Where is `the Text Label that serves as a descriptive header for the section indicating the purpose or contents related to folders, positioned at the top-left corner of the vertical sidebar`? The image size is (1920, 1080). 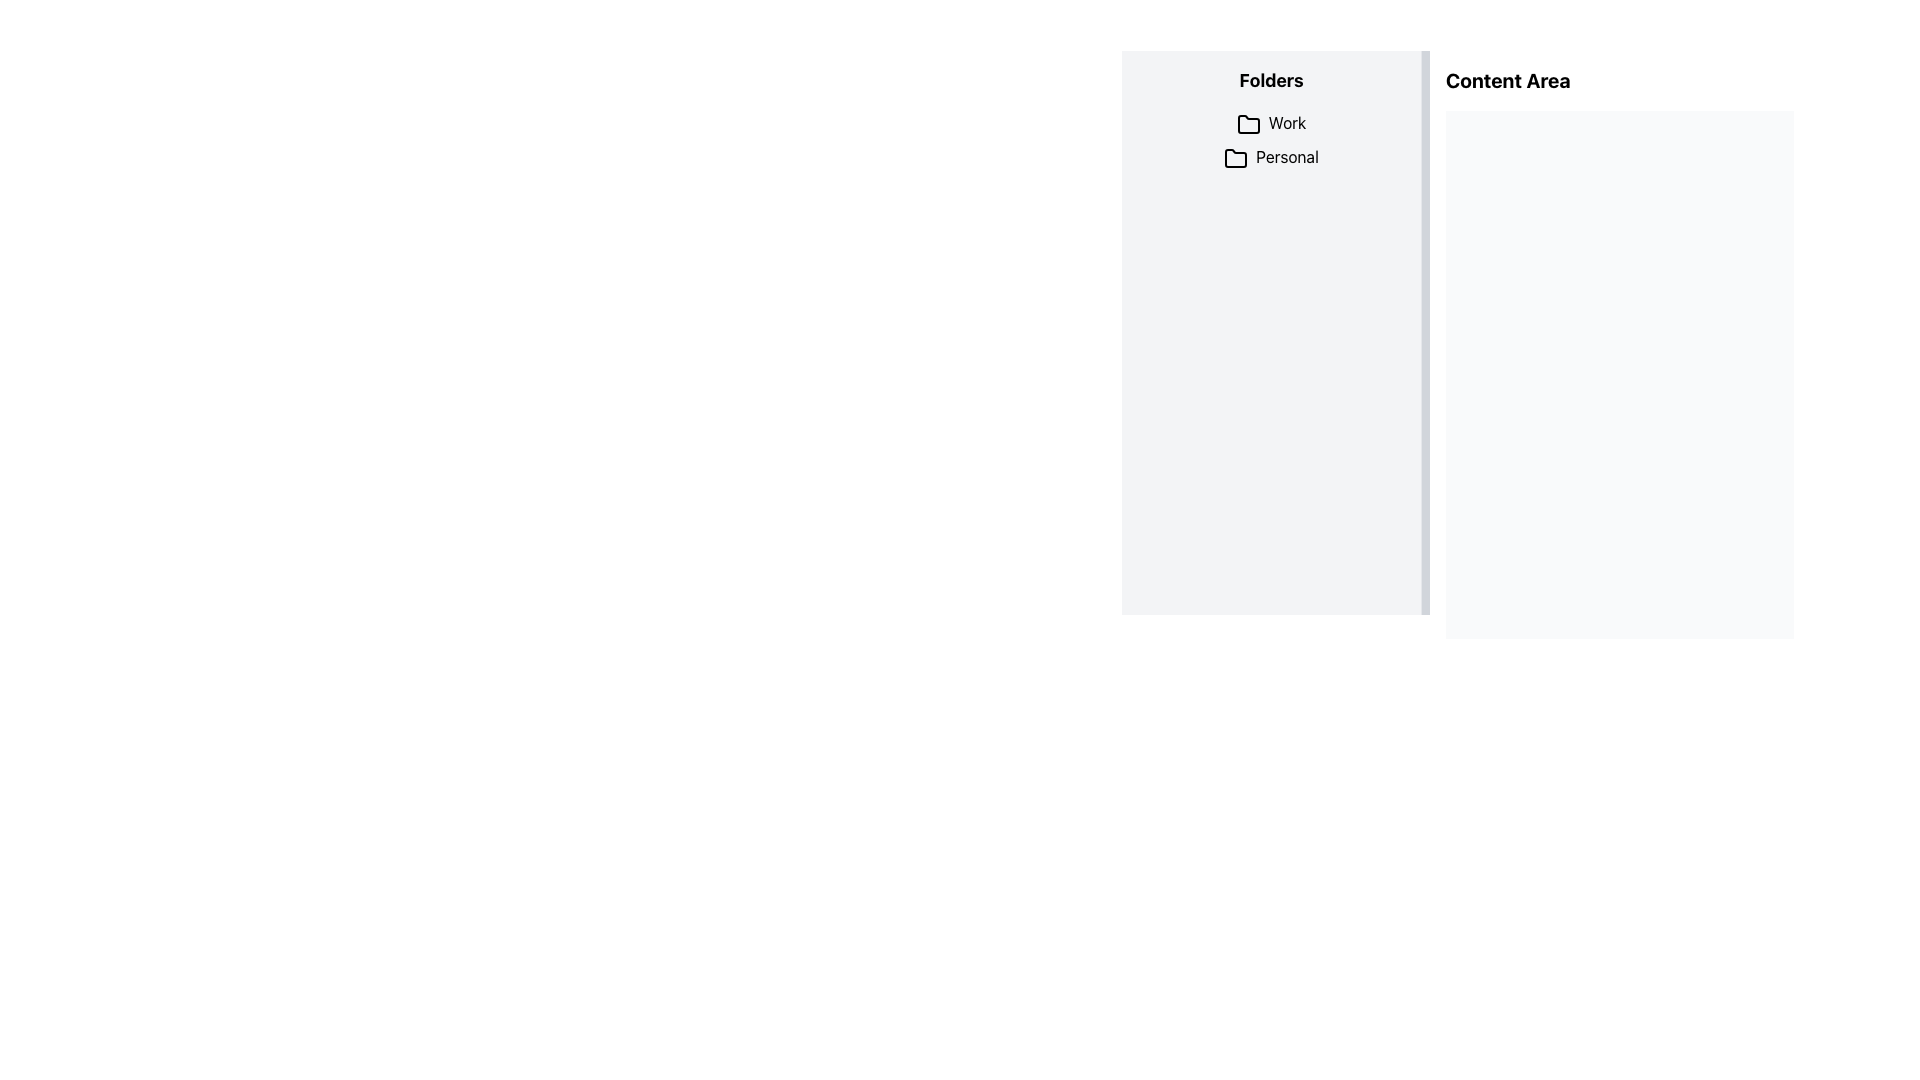
the Text Label that serves as a descriptive header for the section indicating the purpose or contents related to folders, positioned at the top-left corner of the vertical sidebar is located at coordinates (1270, 80).